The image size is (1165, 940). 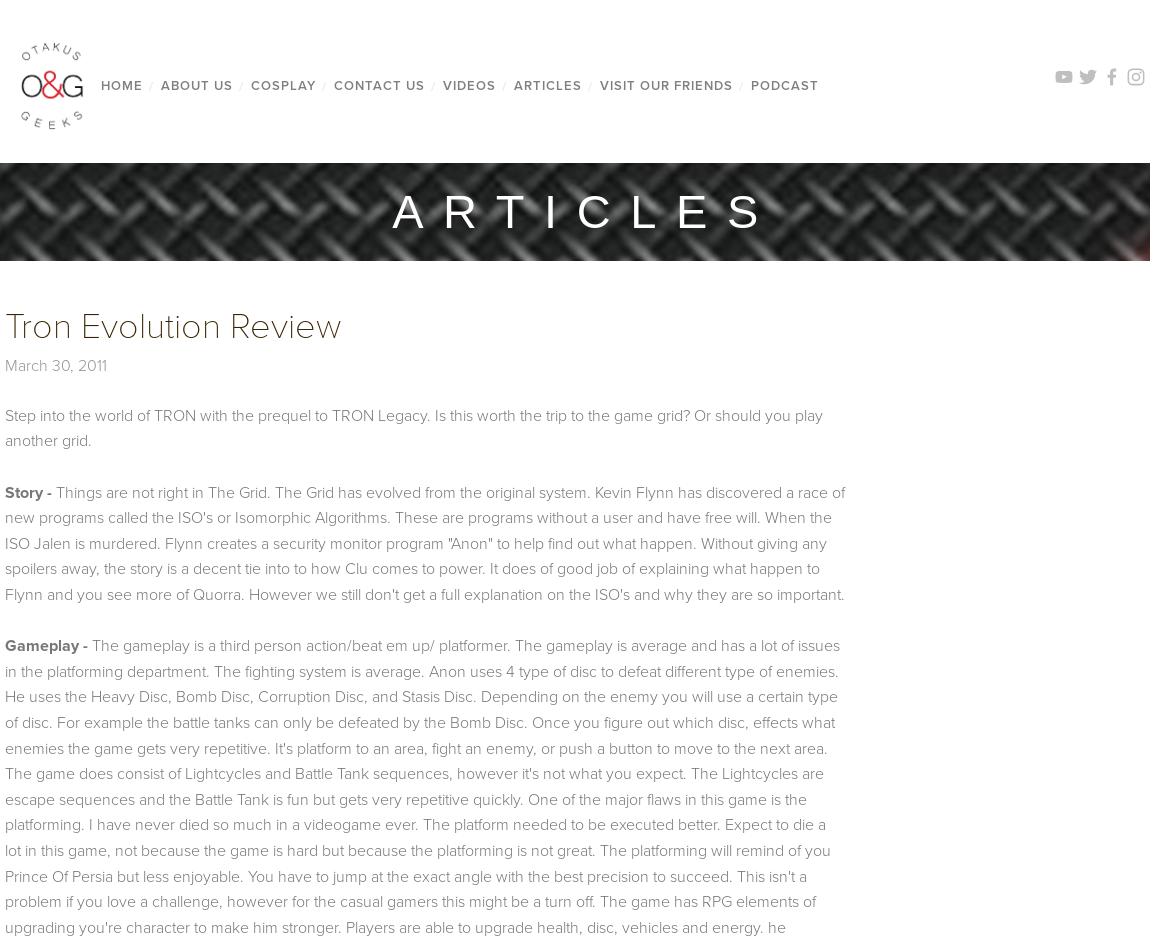 What do you see at coordinates (468, 85) in the screenshot?
I see `'VIDEOS'` at bounding box center [468, 85].